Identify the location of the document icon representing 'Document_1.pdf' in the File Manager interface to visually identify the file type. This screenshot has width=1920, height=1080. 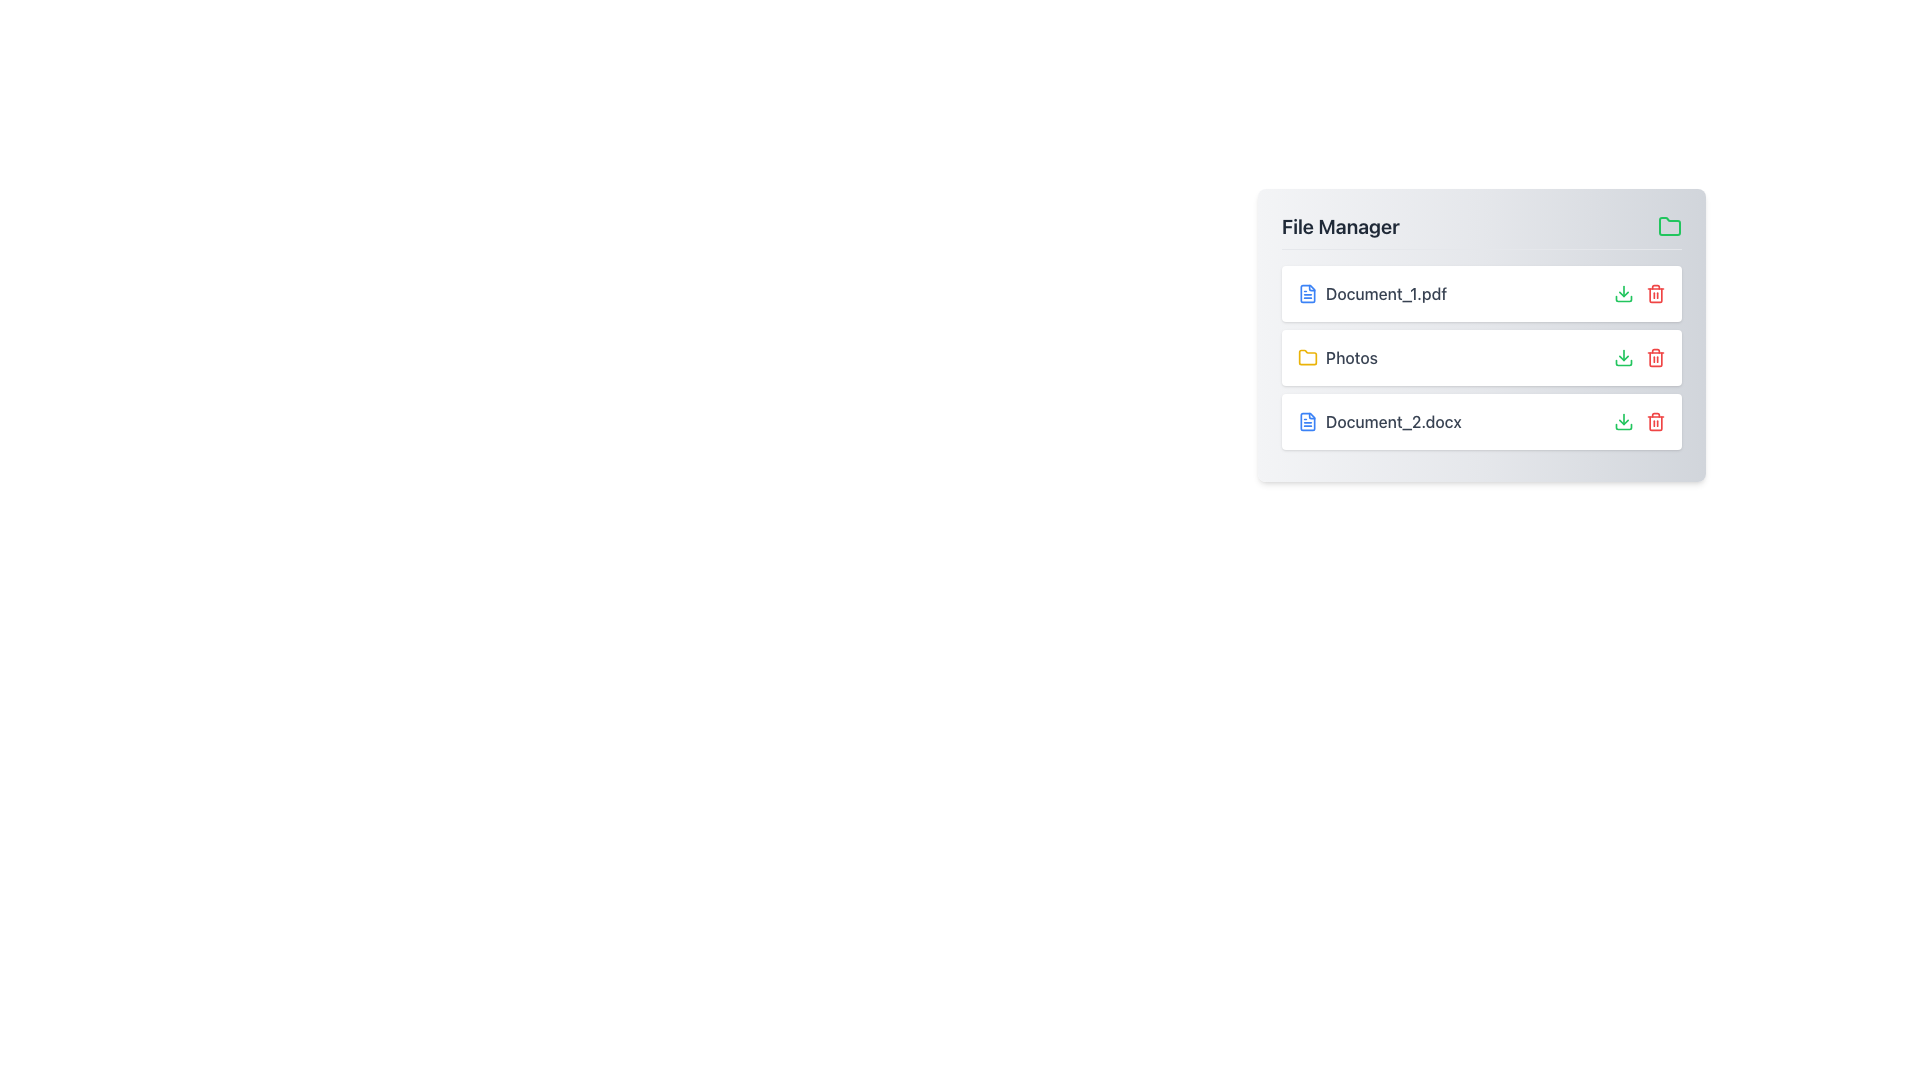
(1308, 293).